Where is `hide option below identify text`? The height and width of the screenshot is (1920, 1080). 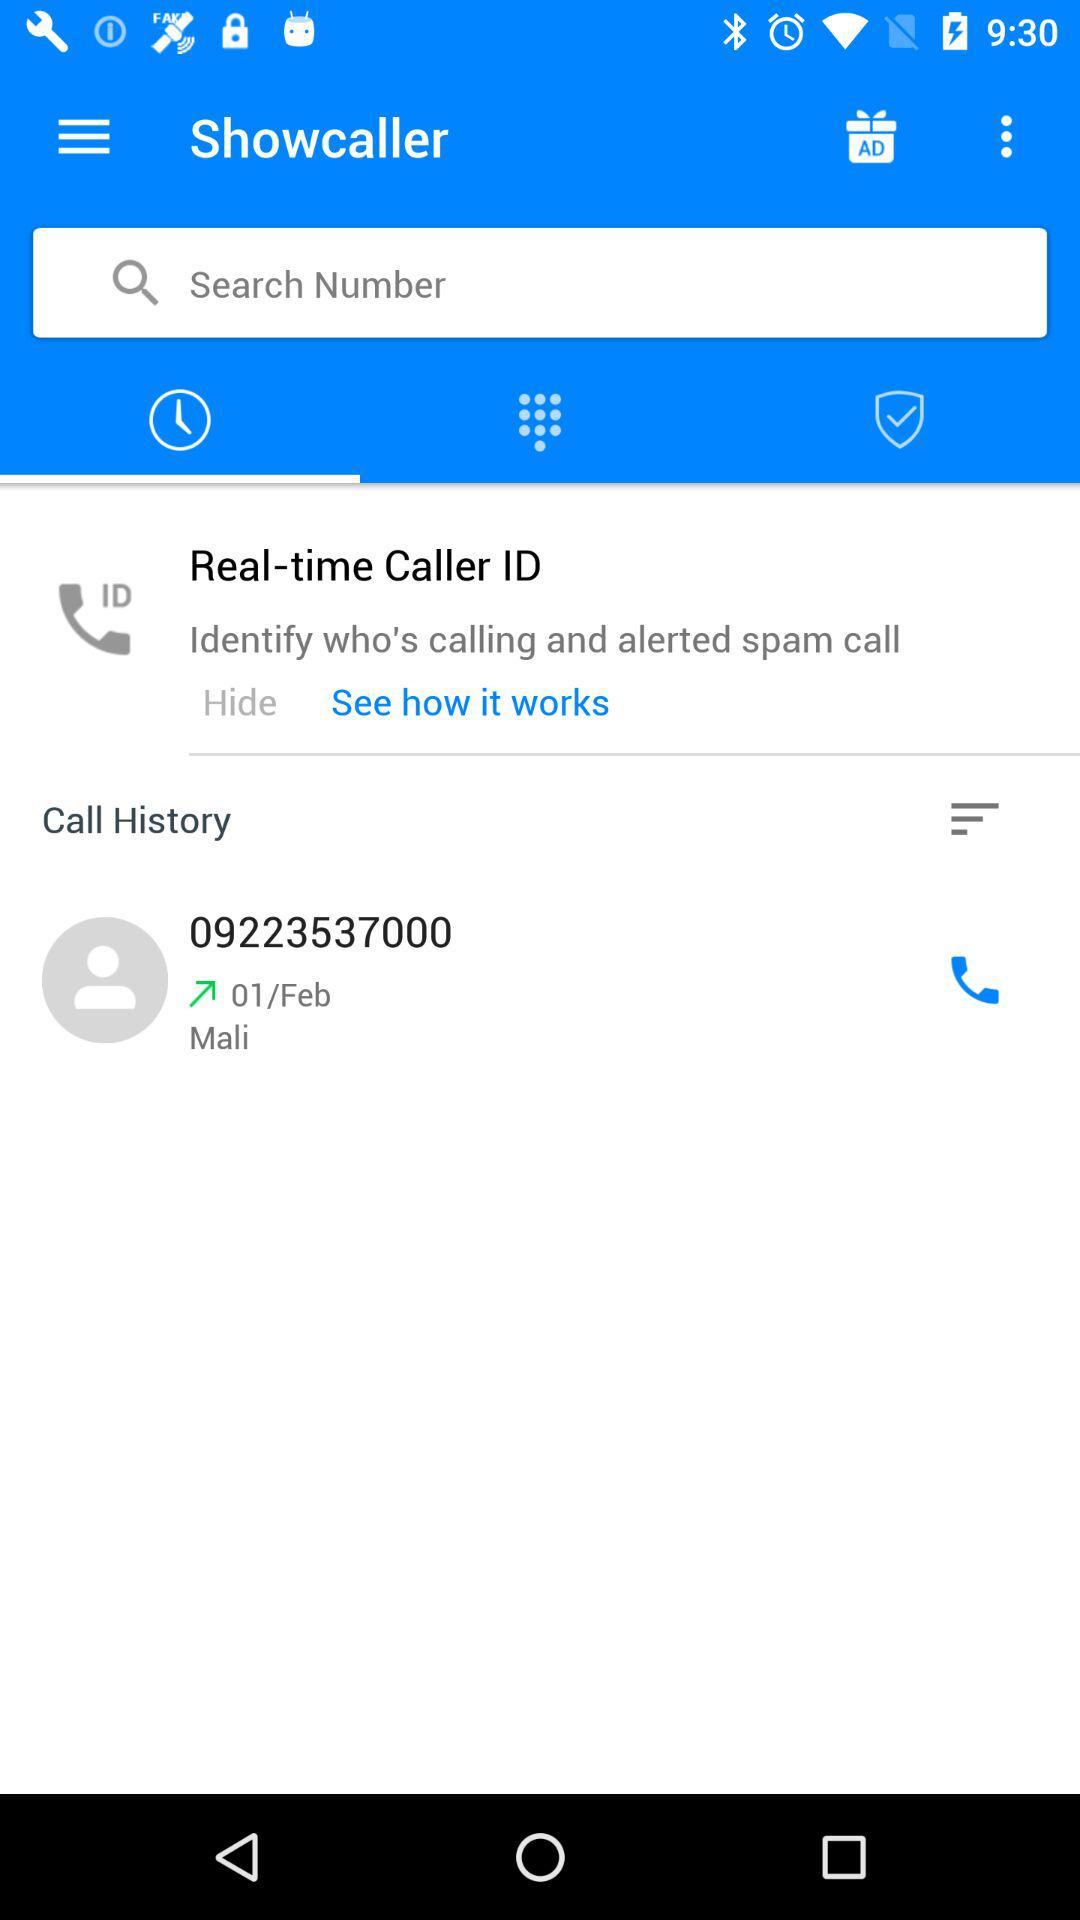
hide option below identify text is located at coordinates (238, 701).